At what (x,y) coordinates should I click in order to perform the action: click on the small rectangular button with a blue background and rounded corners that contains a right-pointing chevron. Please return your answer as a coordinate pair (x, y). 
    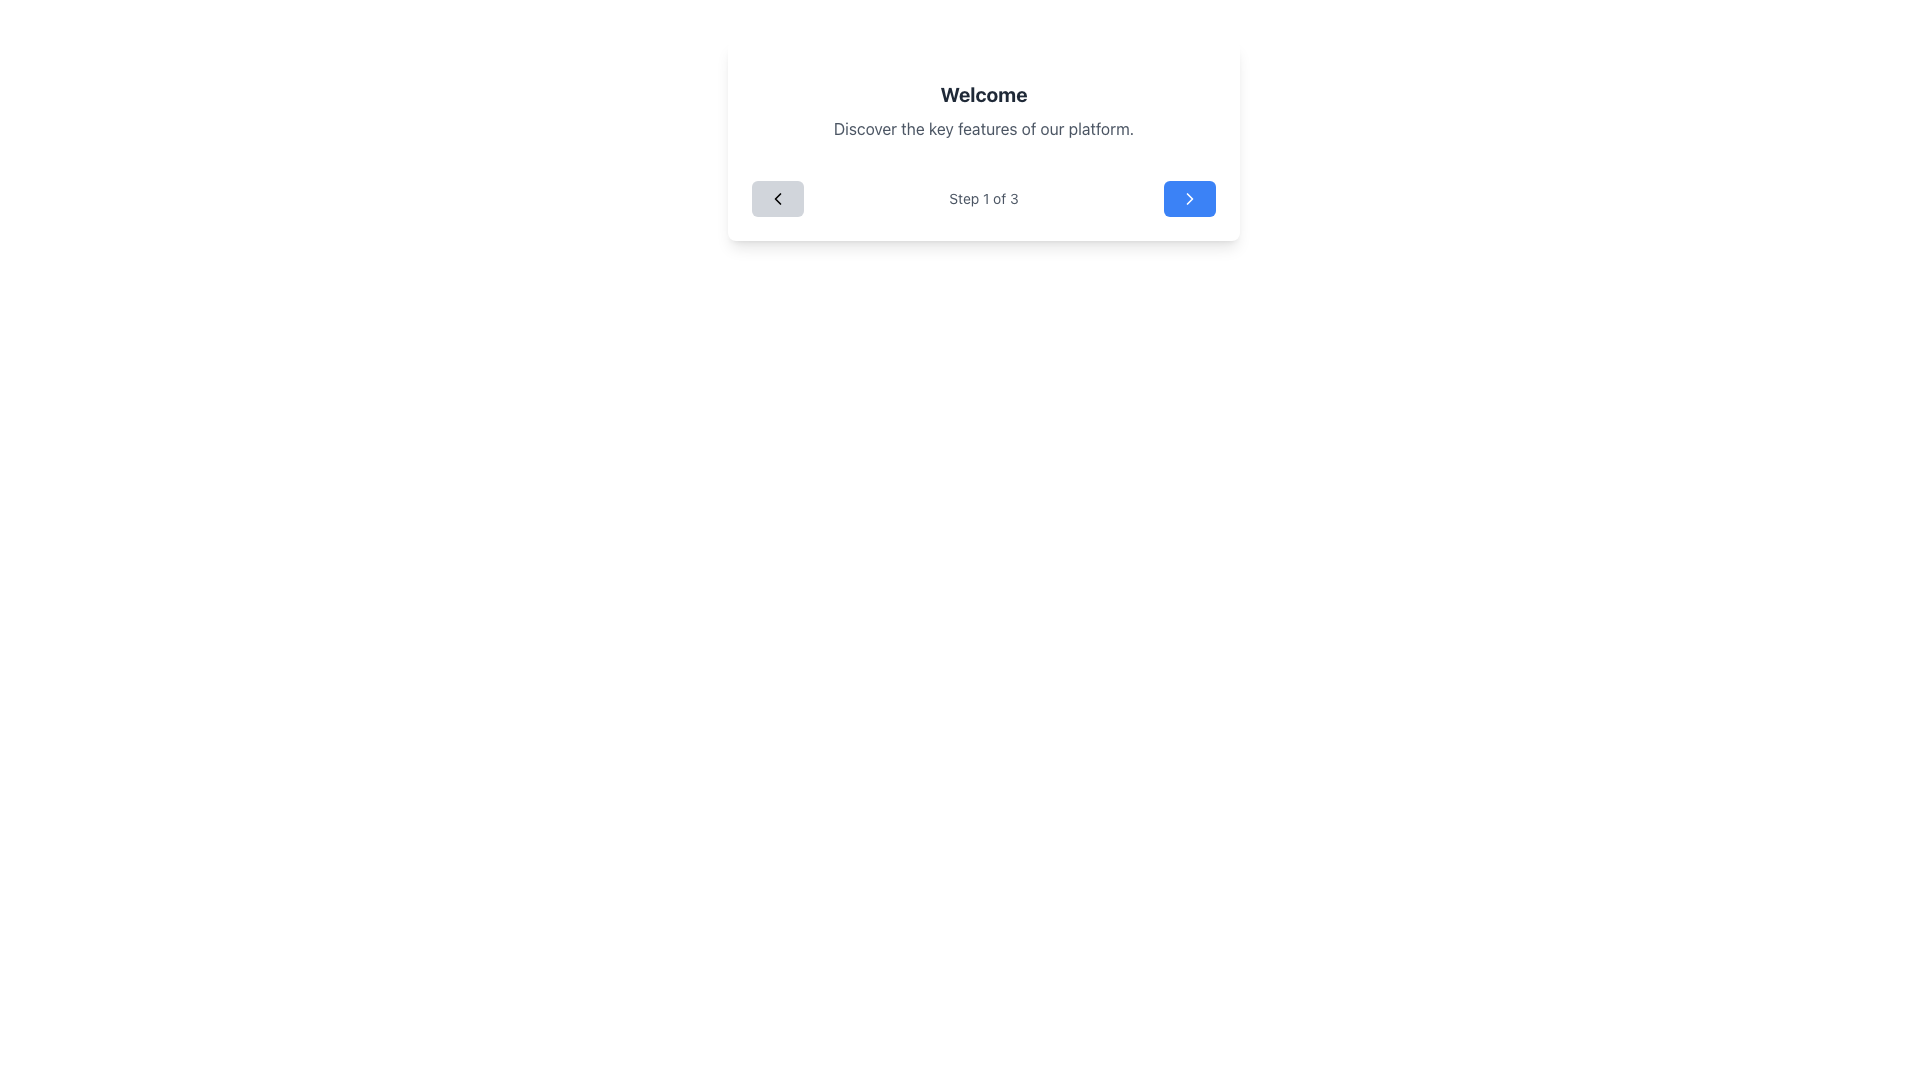
    Looking at the image, I should click on (1190, 199).